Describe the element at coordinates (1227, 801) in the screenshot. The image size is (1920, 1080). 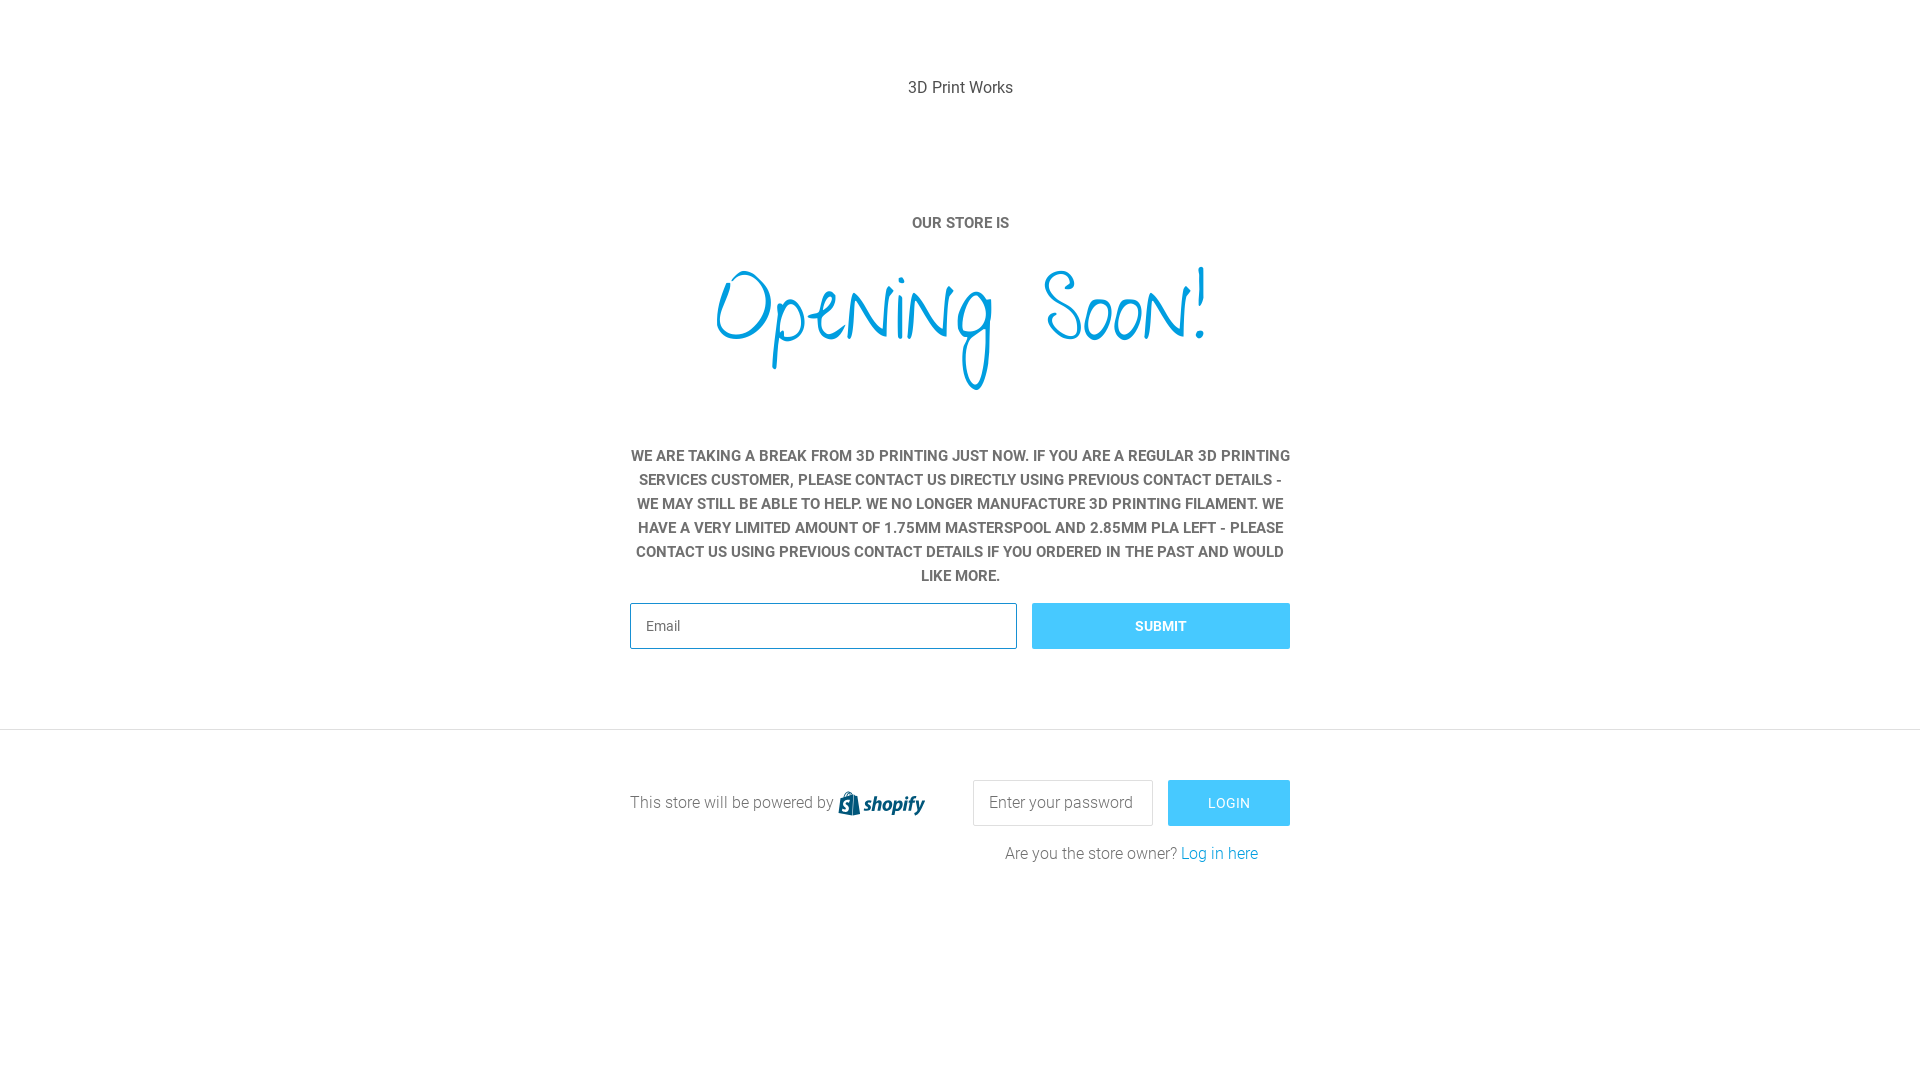
I see `'LOGIN'` at that location.